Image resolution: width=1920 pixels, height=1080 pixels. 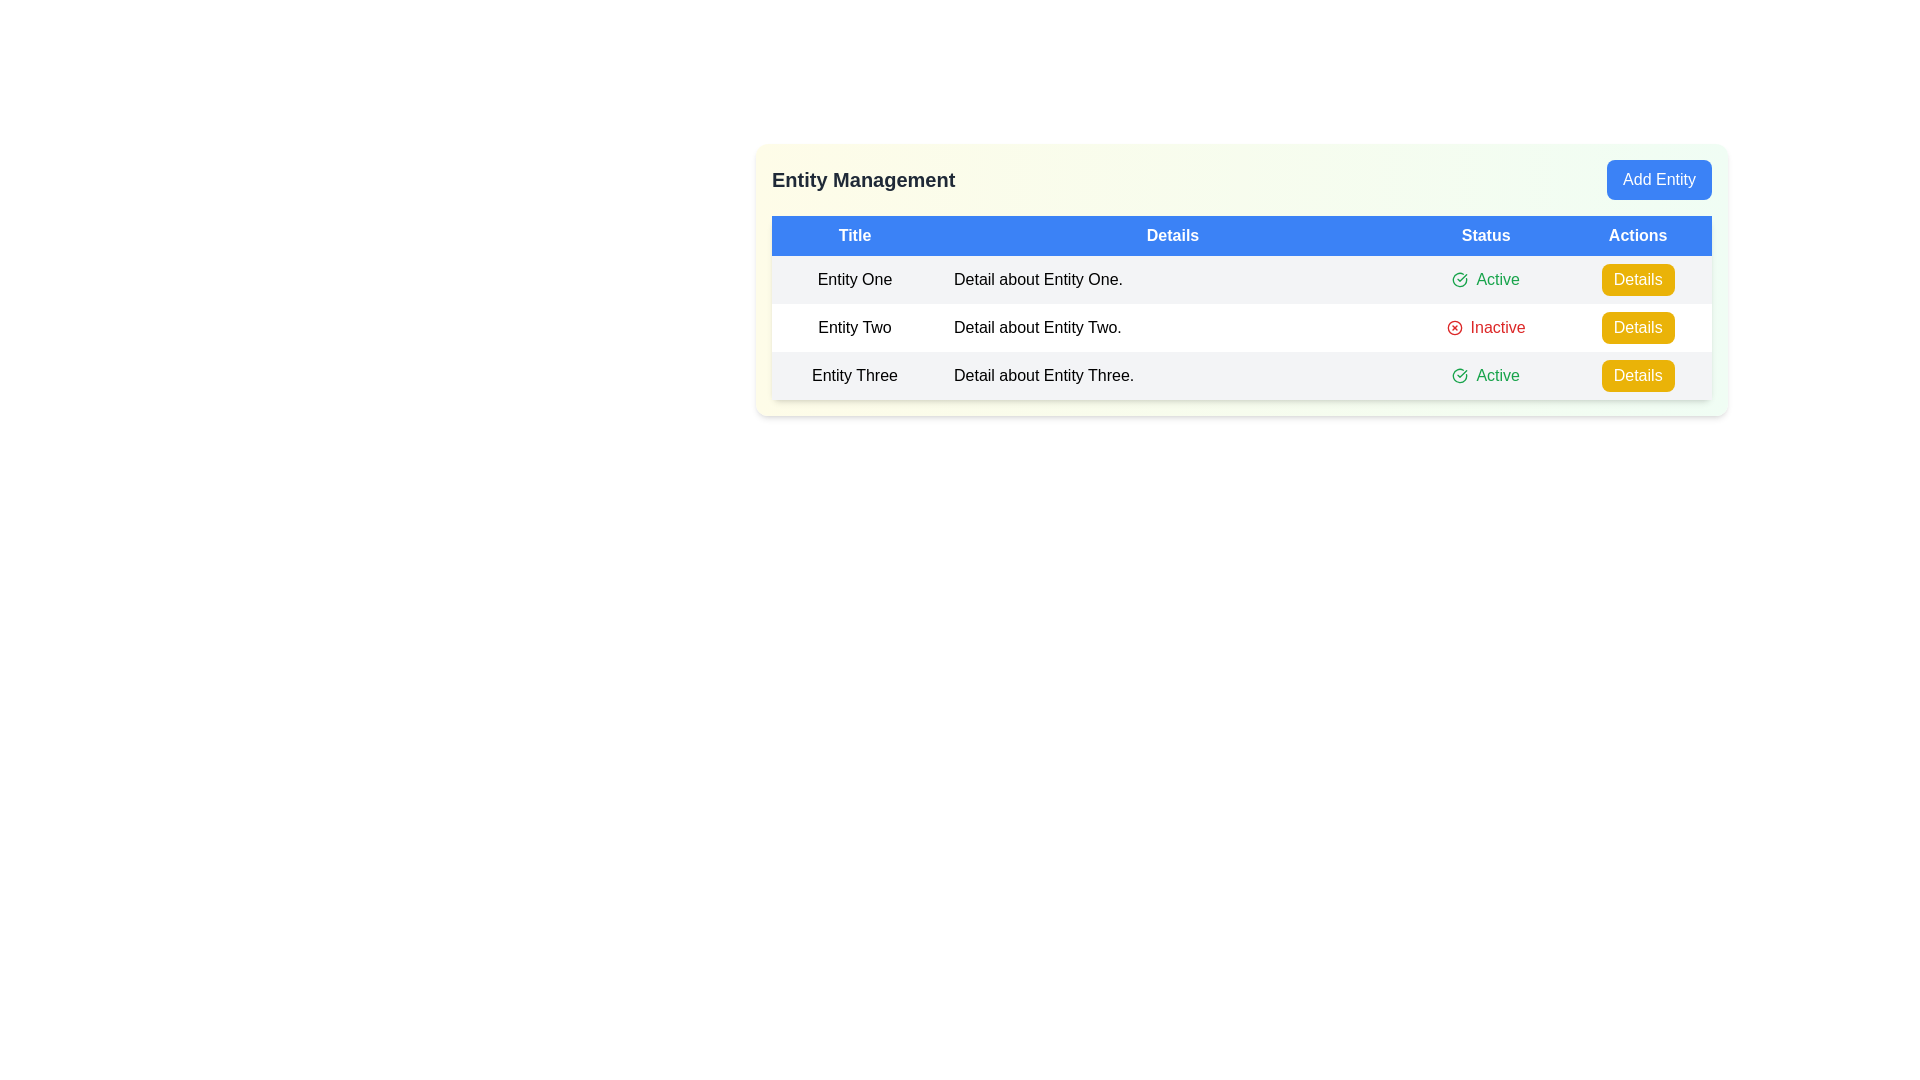 What do you see at coordinates (854, 375) in the screenshot?
I see `text content of the label identifying 'Entity Three' located in the third row under the 'Title' column of the table` at bounding box center [854, 375].